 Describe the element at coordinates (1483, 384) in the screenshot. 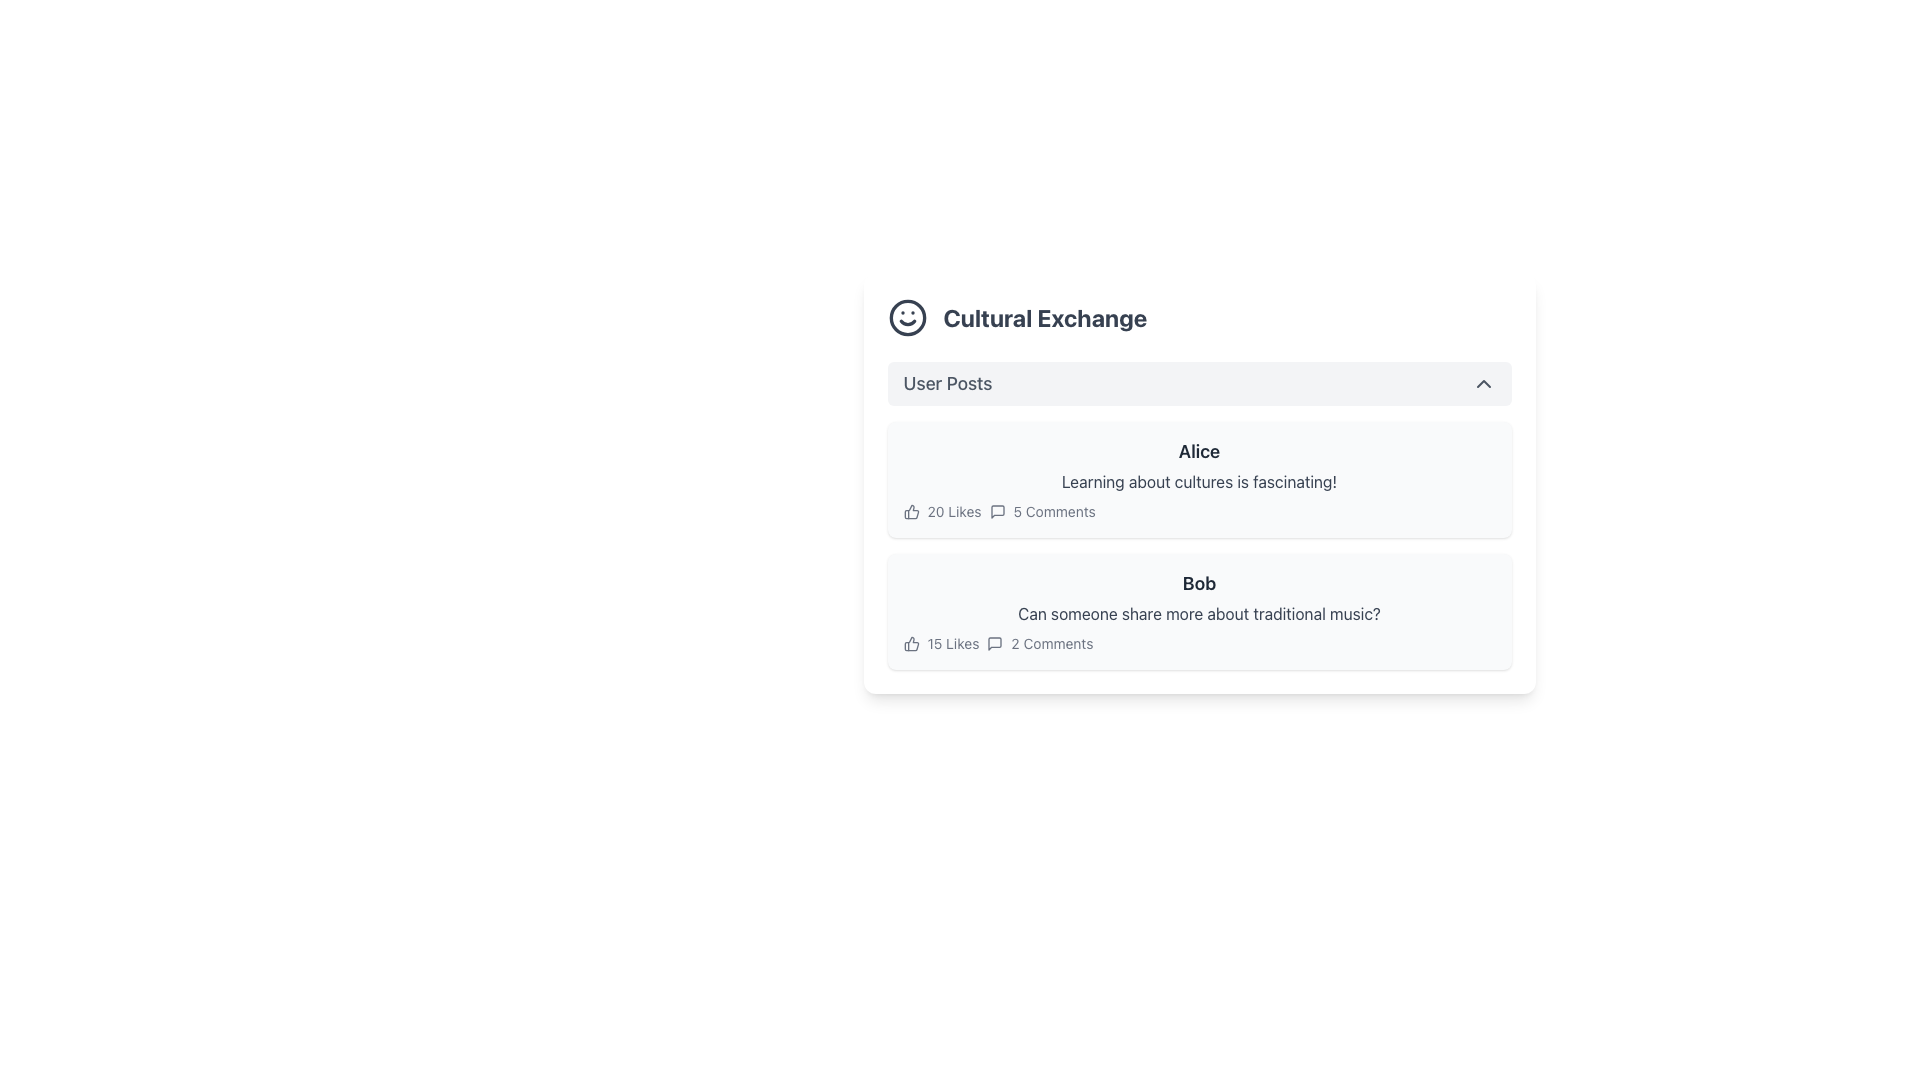

I see `the Chevron icon at the far-right end of the 'User Posts' section header` at that location.